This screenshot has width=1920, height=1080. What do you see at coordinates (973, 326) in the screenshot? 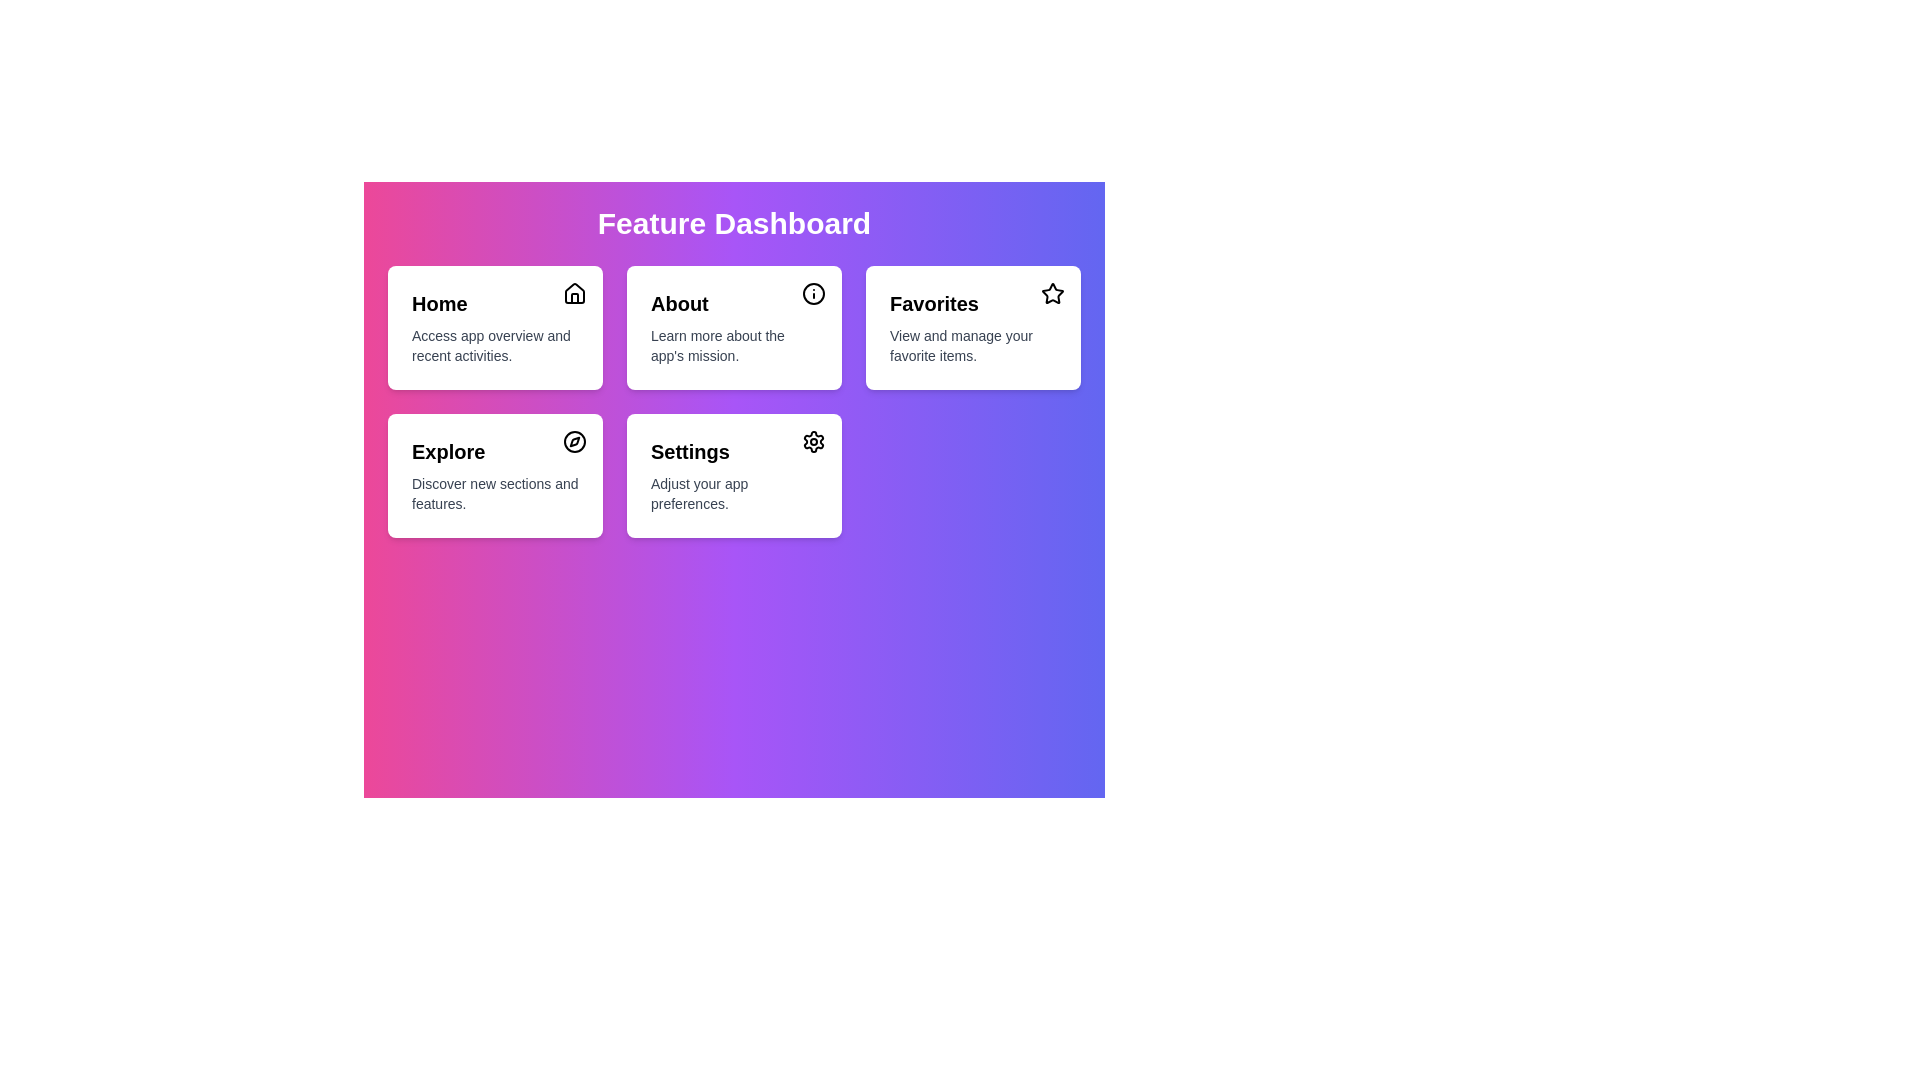
I see `the menu item Favorites to see its hover effect` at bounding box center [973, 326].